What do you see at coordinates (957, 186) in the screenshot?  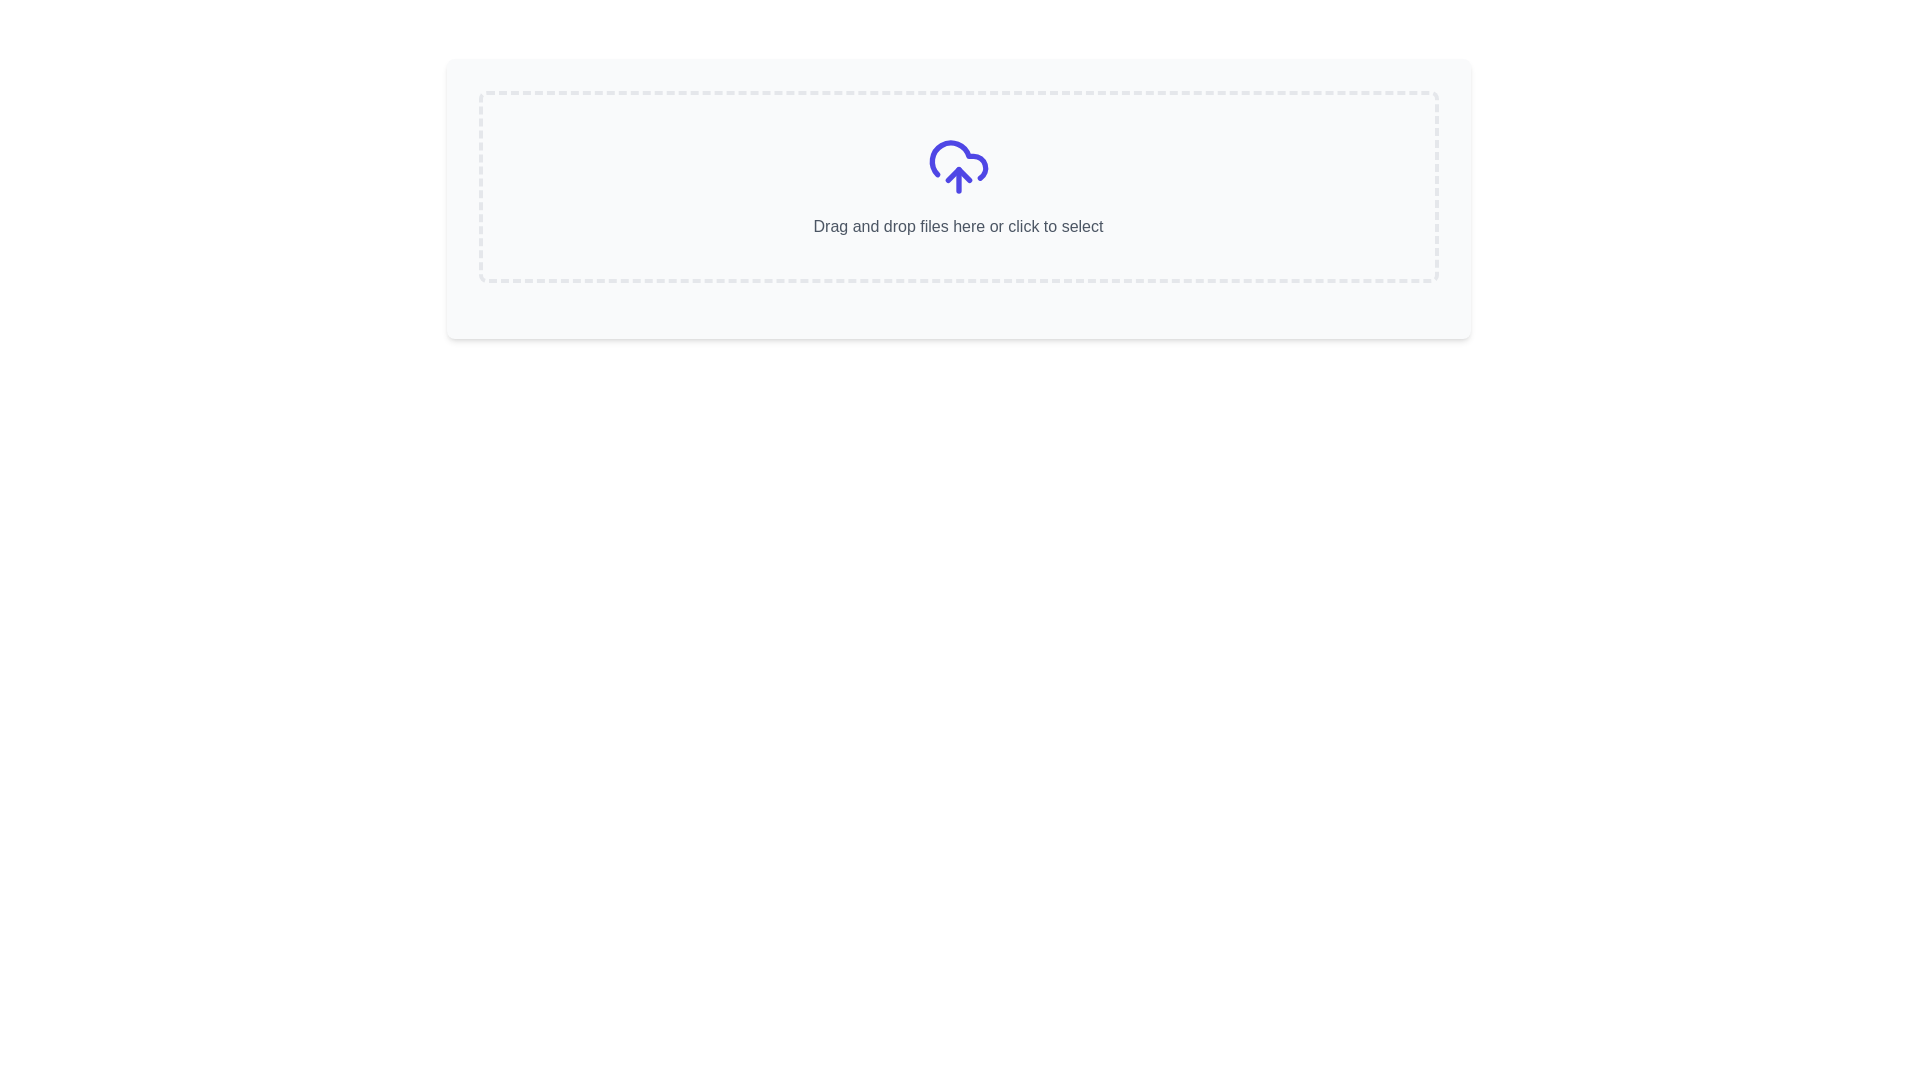 I see `the file upload area by clicking on the purple cloud icon with an upward arrow or the text 'Drag and drop files here or click to select' for feedback` at bounding box center [957, 186].